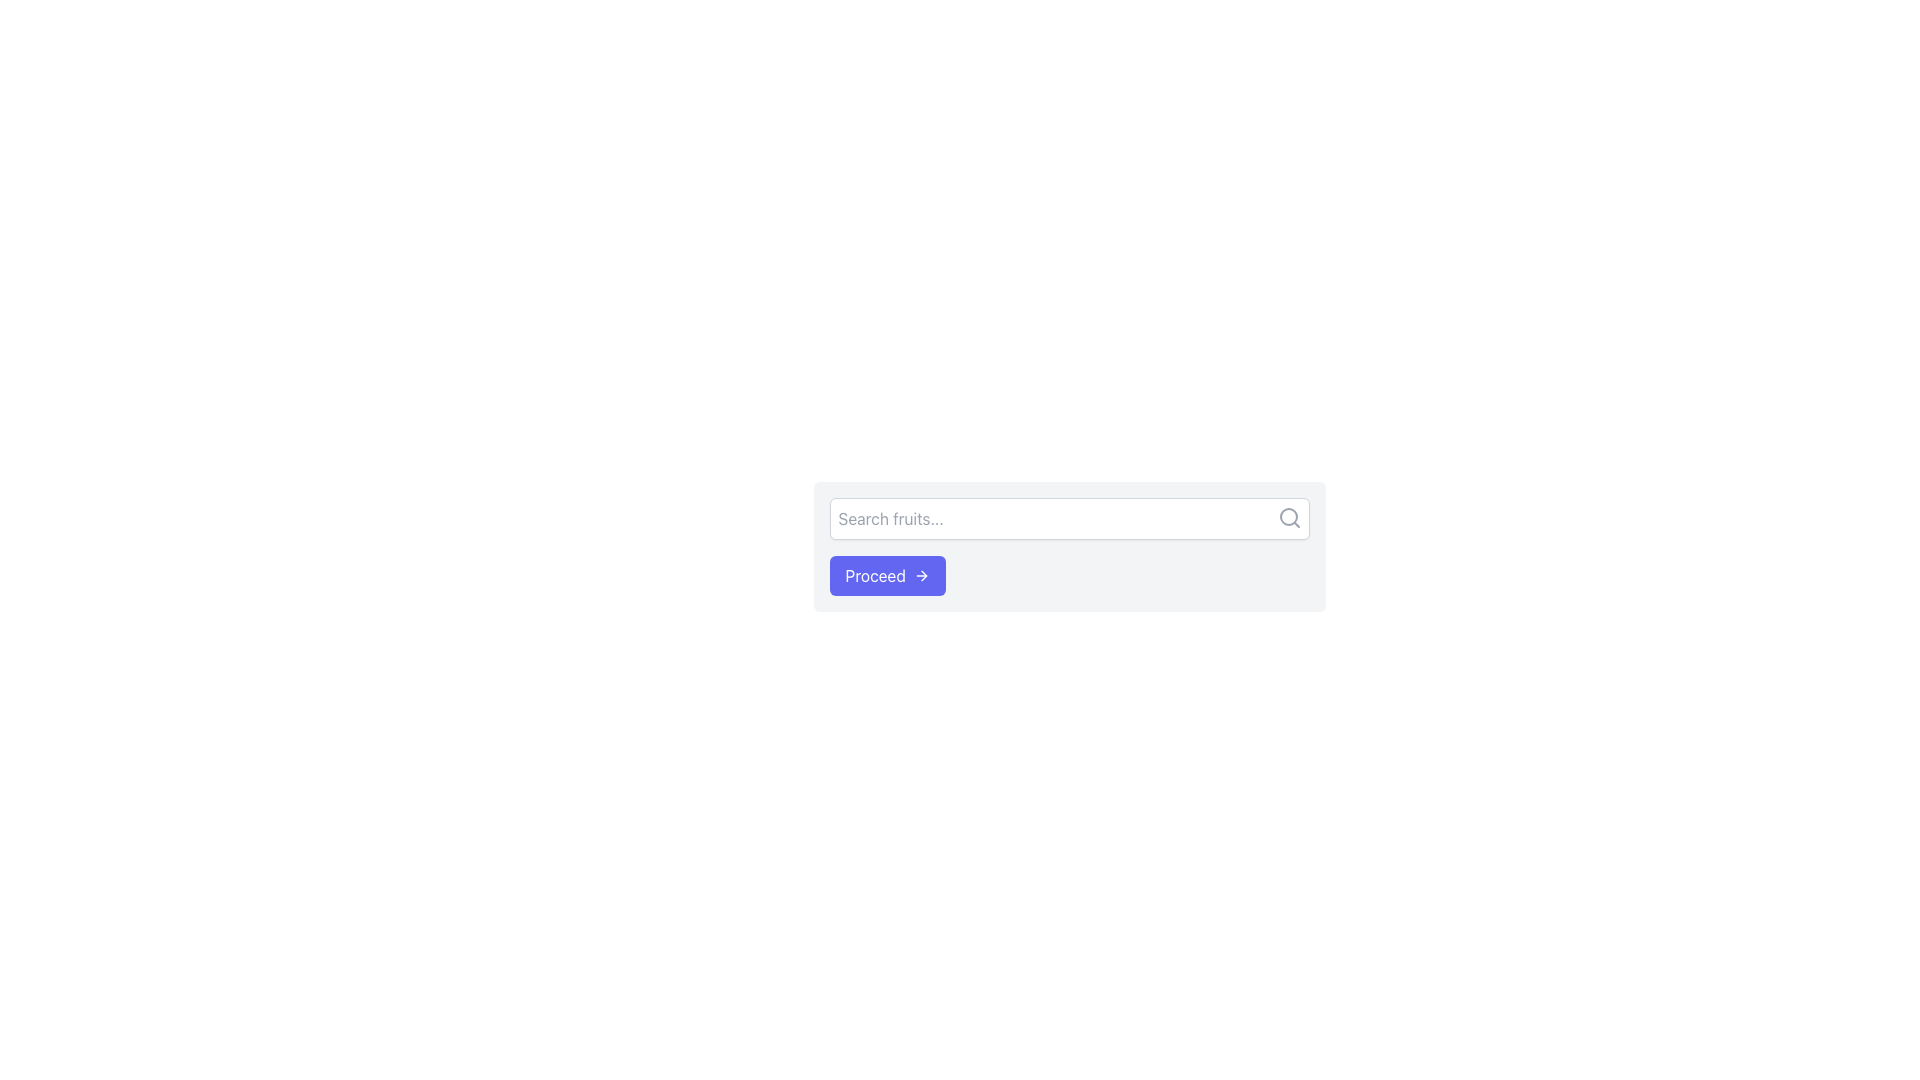  What do you see at coordinates (920, 575) in the screenshot?
I see `the icon within the 'Proceed' button, which indicates a forward action and is located to the right of the button's text` at bounding box center [920, 575].